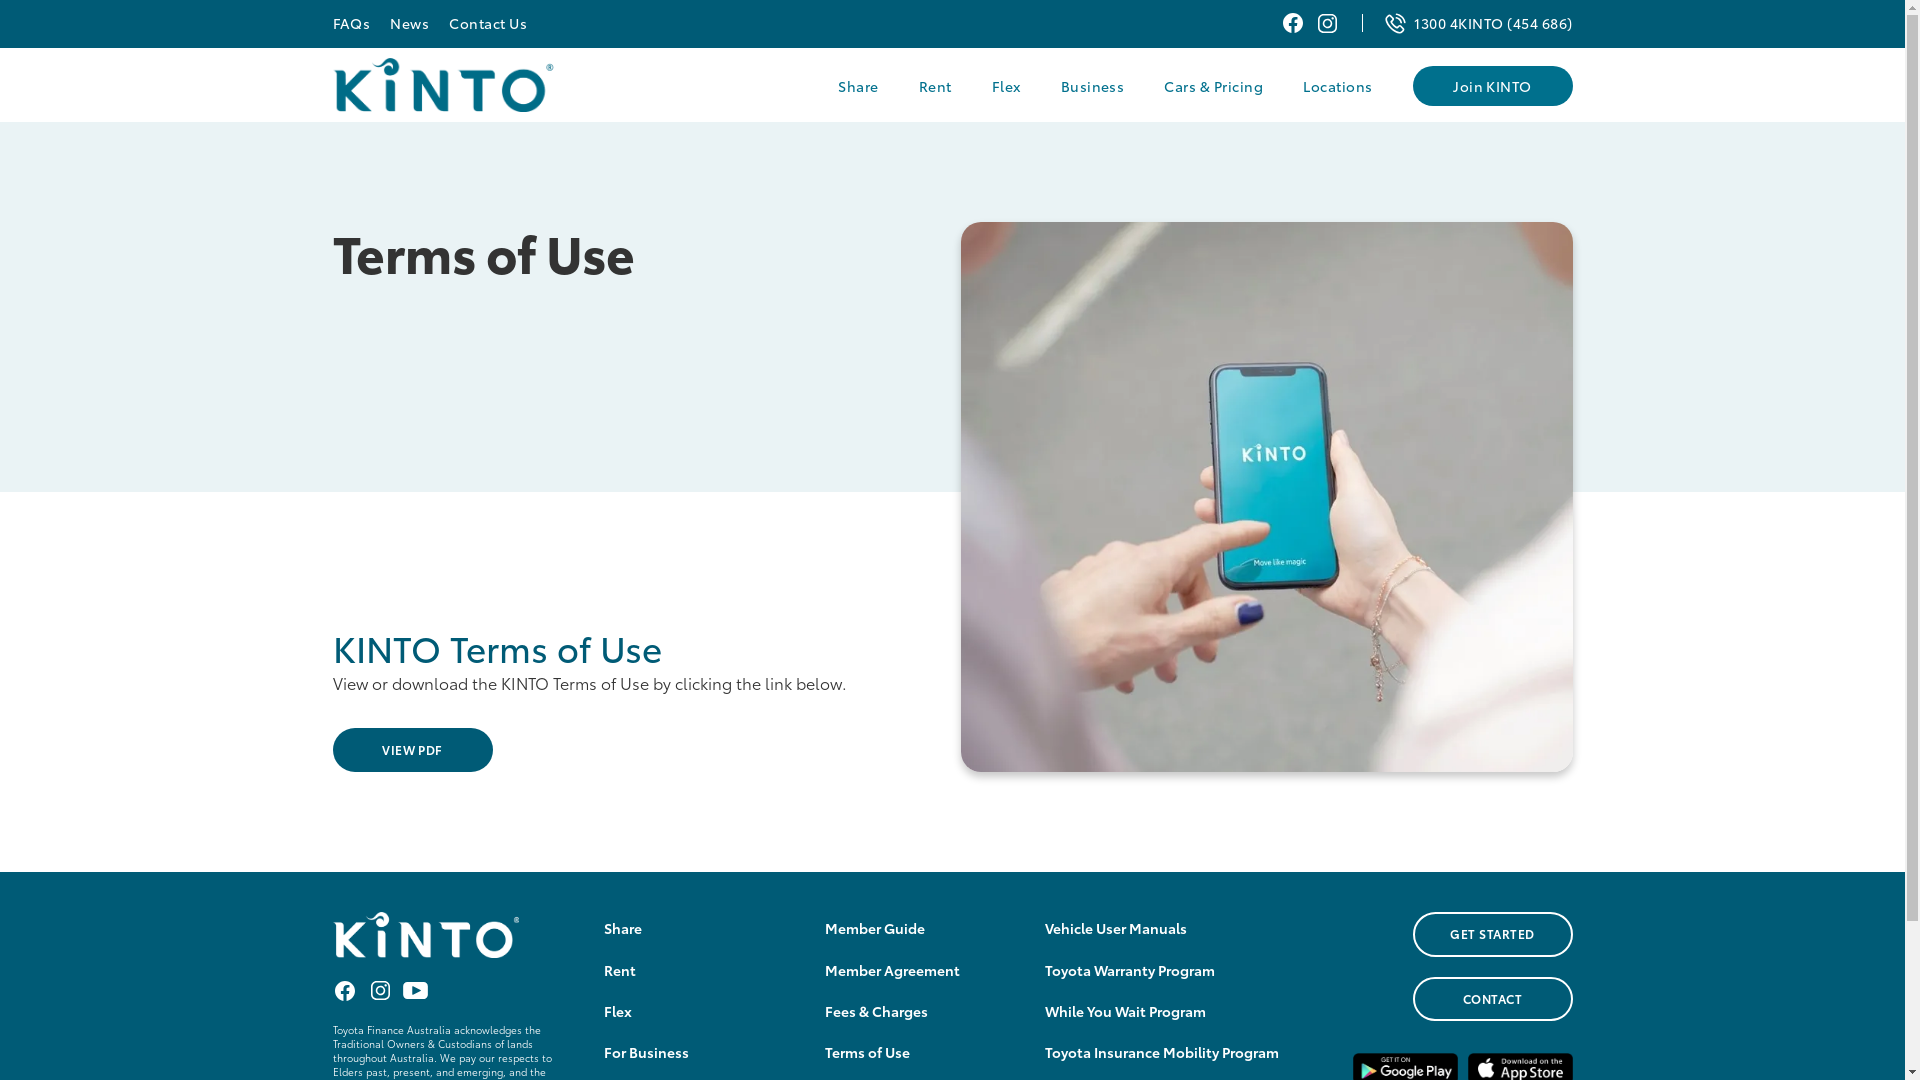  I want to click on 'CONTACT', so click(1410, 999).